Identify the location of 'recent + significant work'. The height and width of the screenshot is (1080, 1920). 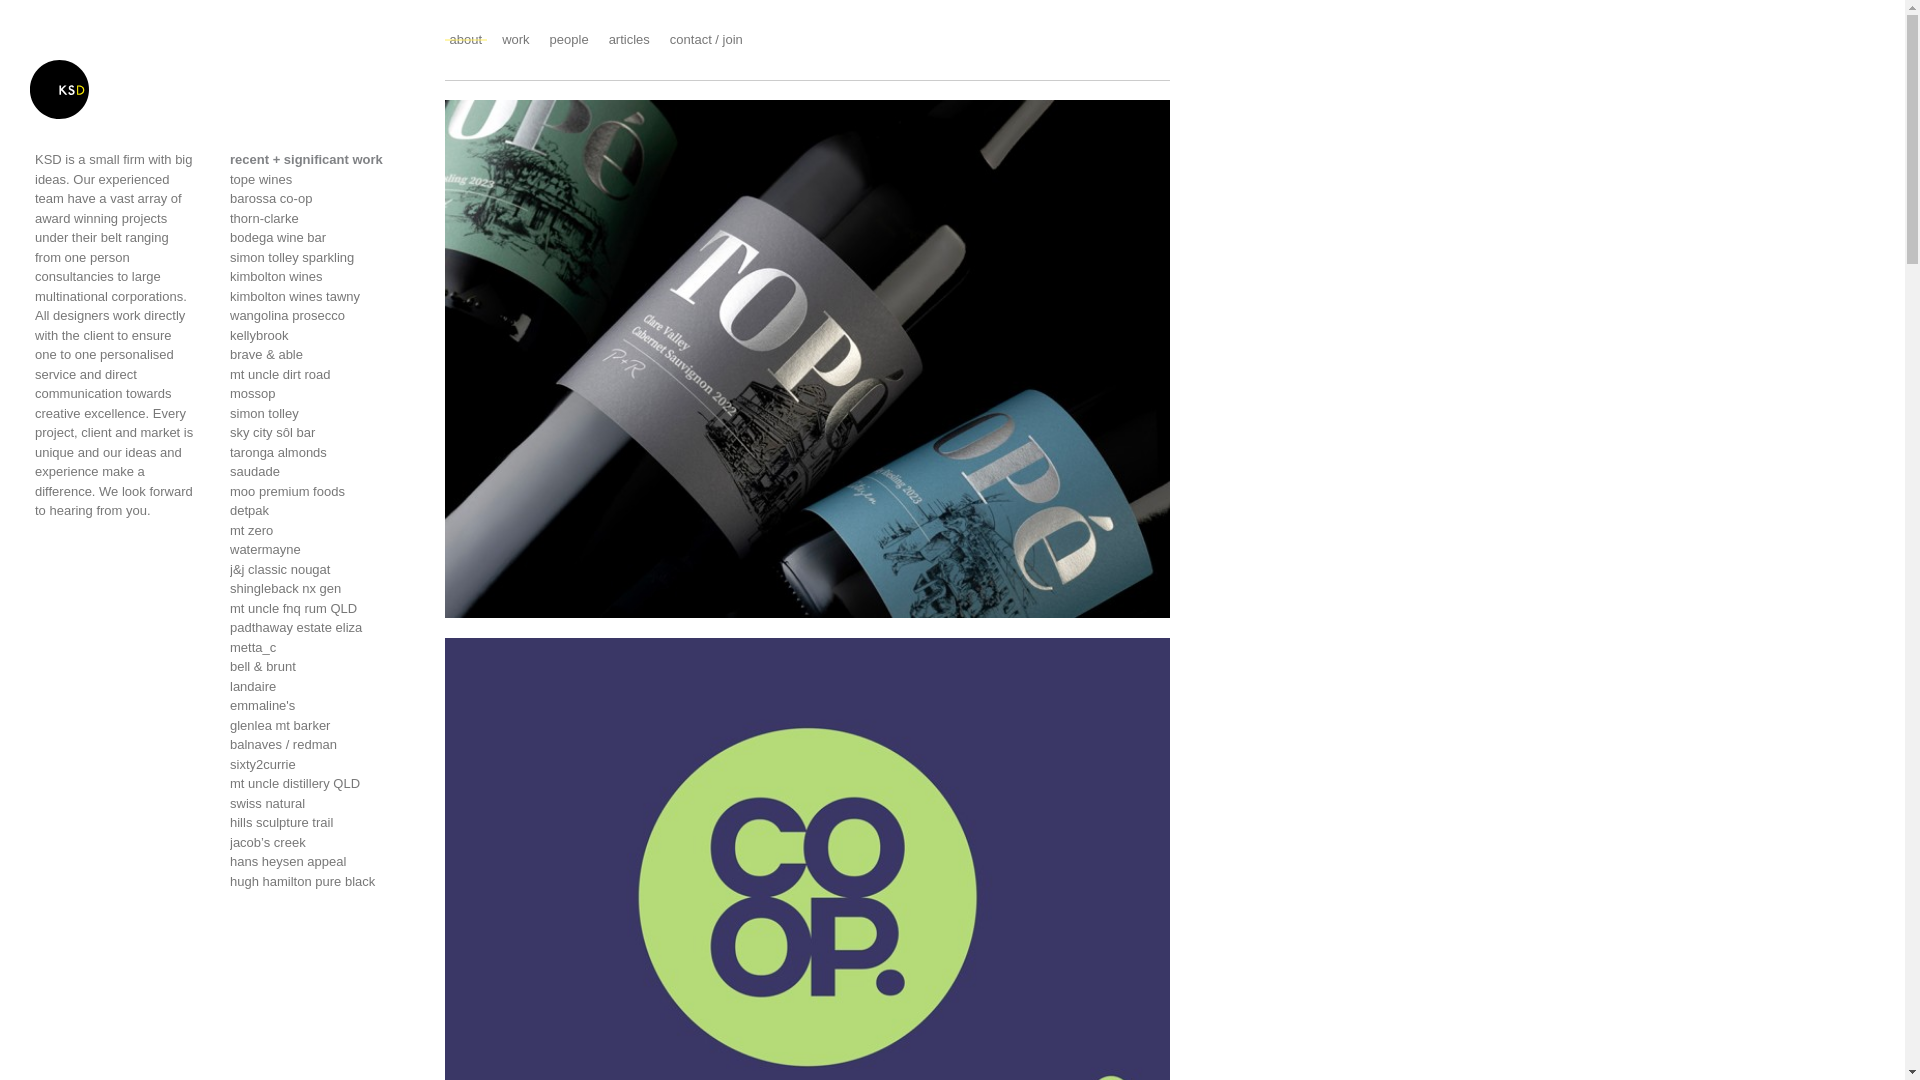
(230, 158).